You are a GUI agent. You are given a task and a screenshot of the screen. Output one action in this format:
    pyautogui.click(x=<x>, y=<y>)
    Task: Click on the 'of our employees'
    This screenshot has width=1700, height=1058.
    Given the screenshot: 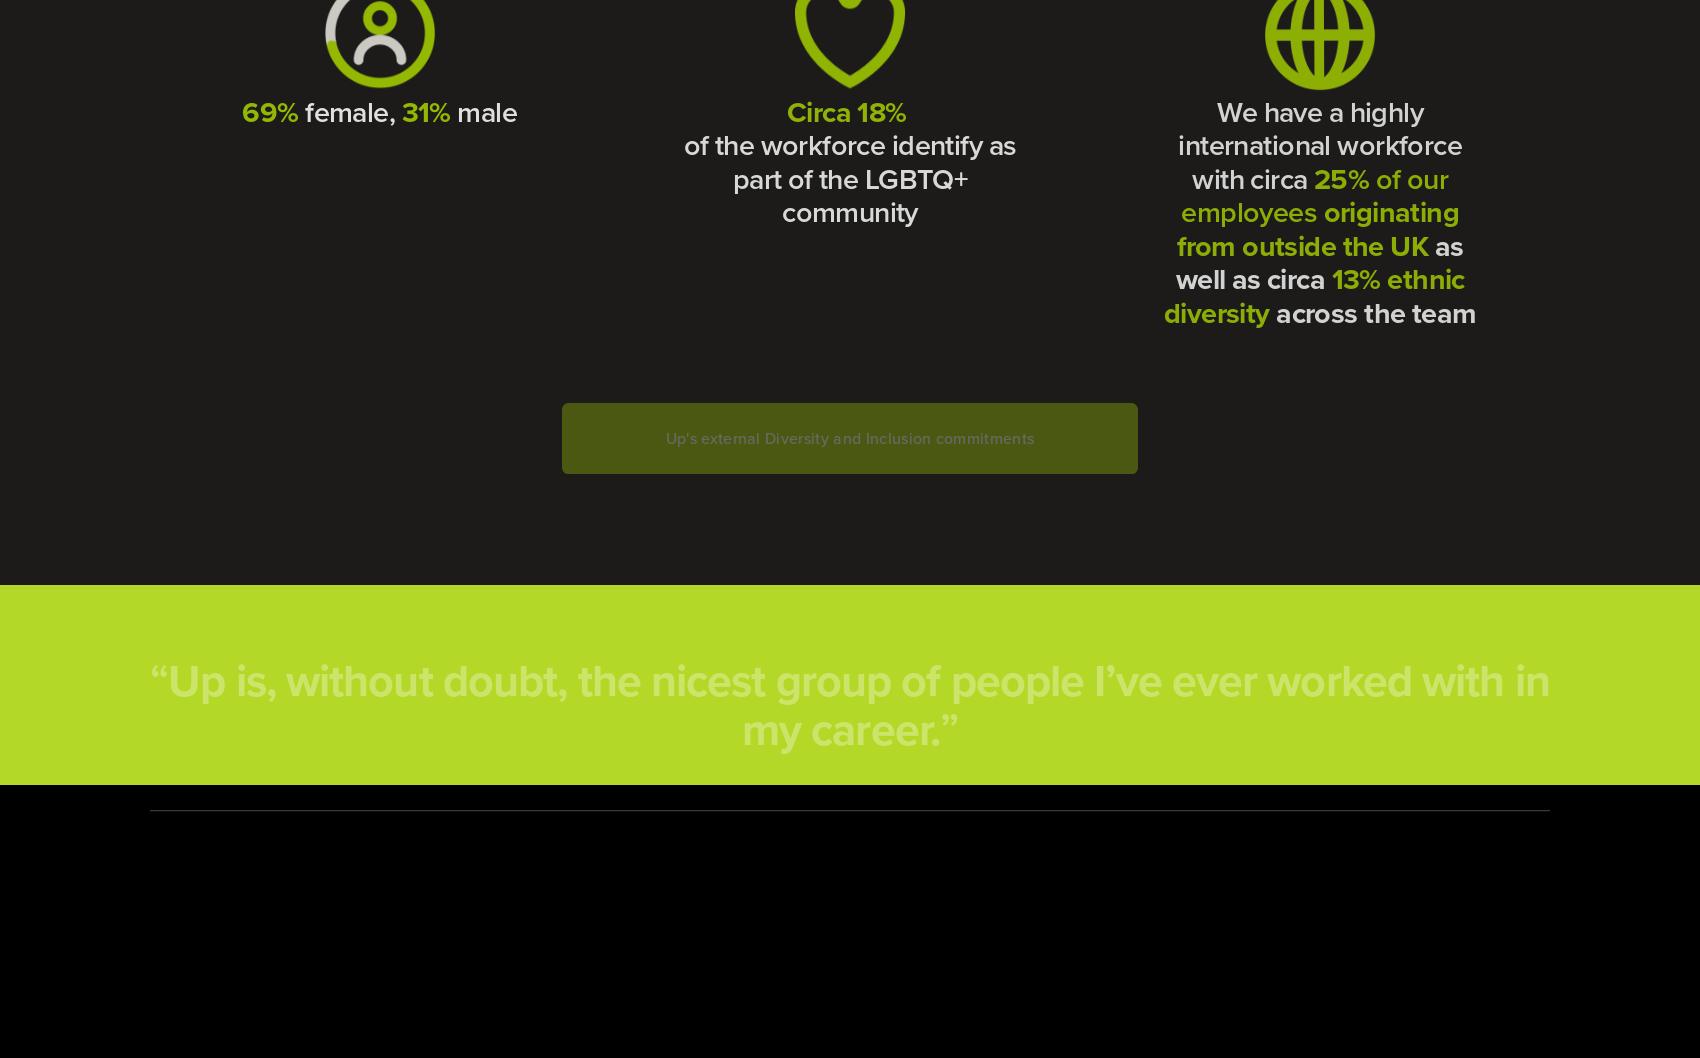 What is the action you would take?
    pyautogui.click(x=1179, y=194)
    